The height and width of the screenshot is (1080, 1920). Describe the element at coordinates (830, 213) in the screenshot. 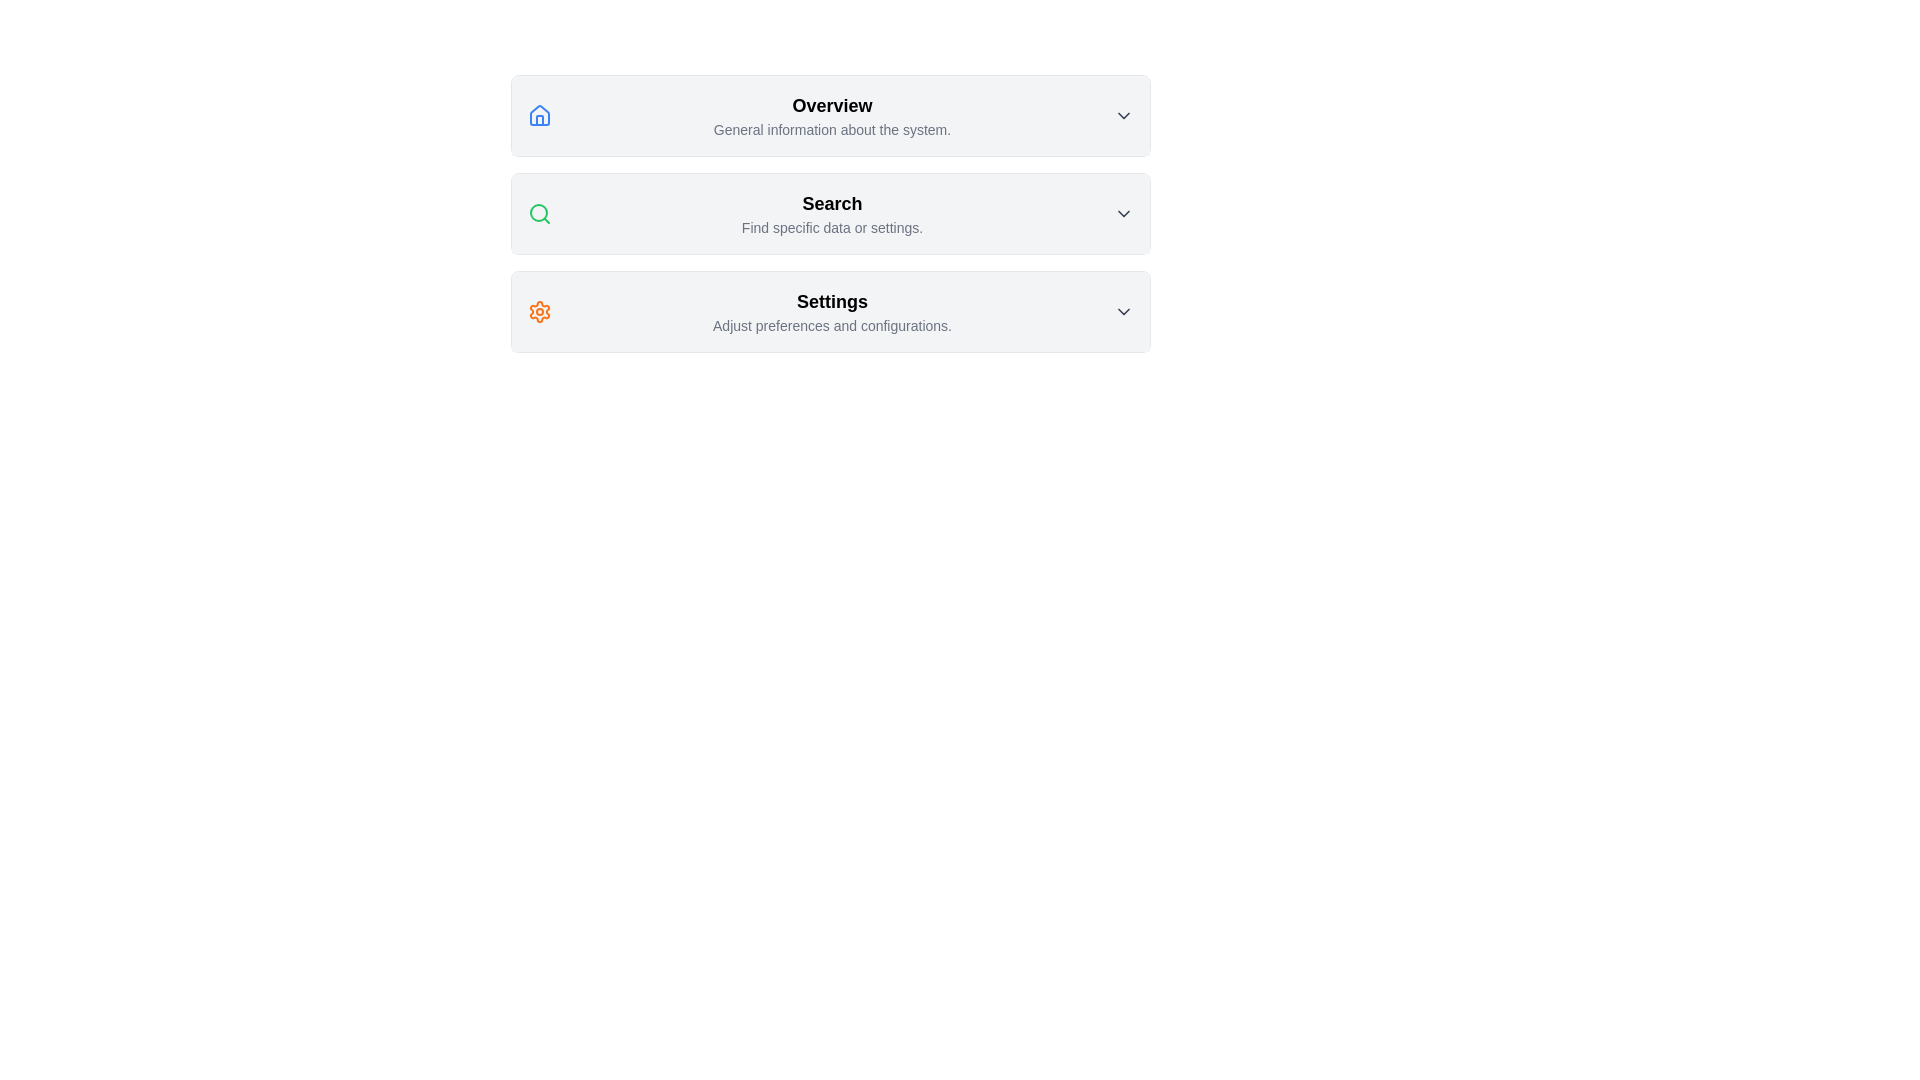

I see `the second entry in the vertically stacked list, located below the 'Overview' section` at that location.